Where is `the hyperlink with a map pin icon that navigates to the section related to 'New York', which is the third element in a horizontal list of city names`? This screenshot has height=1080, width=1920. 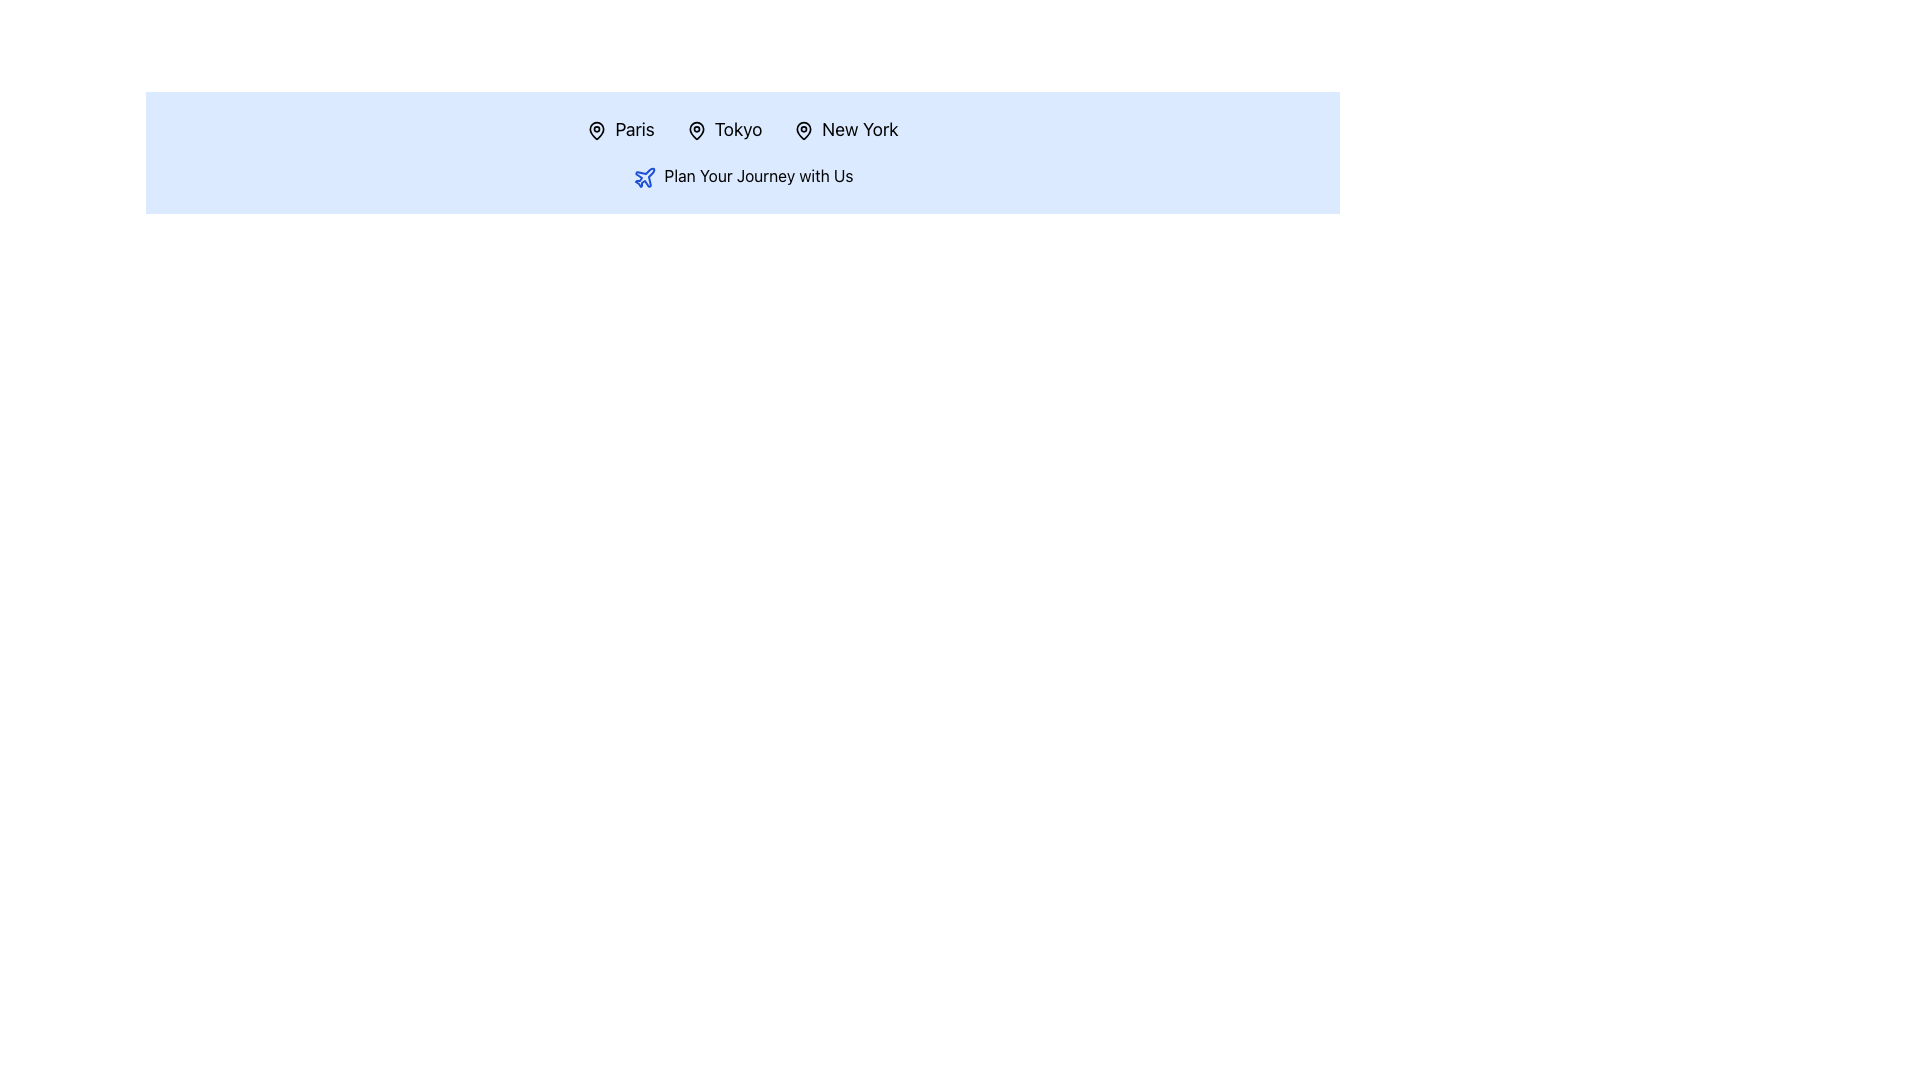
the hyperlink with a map pin icon that navigates to the section related to 'New York', which is the third element in a horizontal list of city names is located at coordinates (846, 129).